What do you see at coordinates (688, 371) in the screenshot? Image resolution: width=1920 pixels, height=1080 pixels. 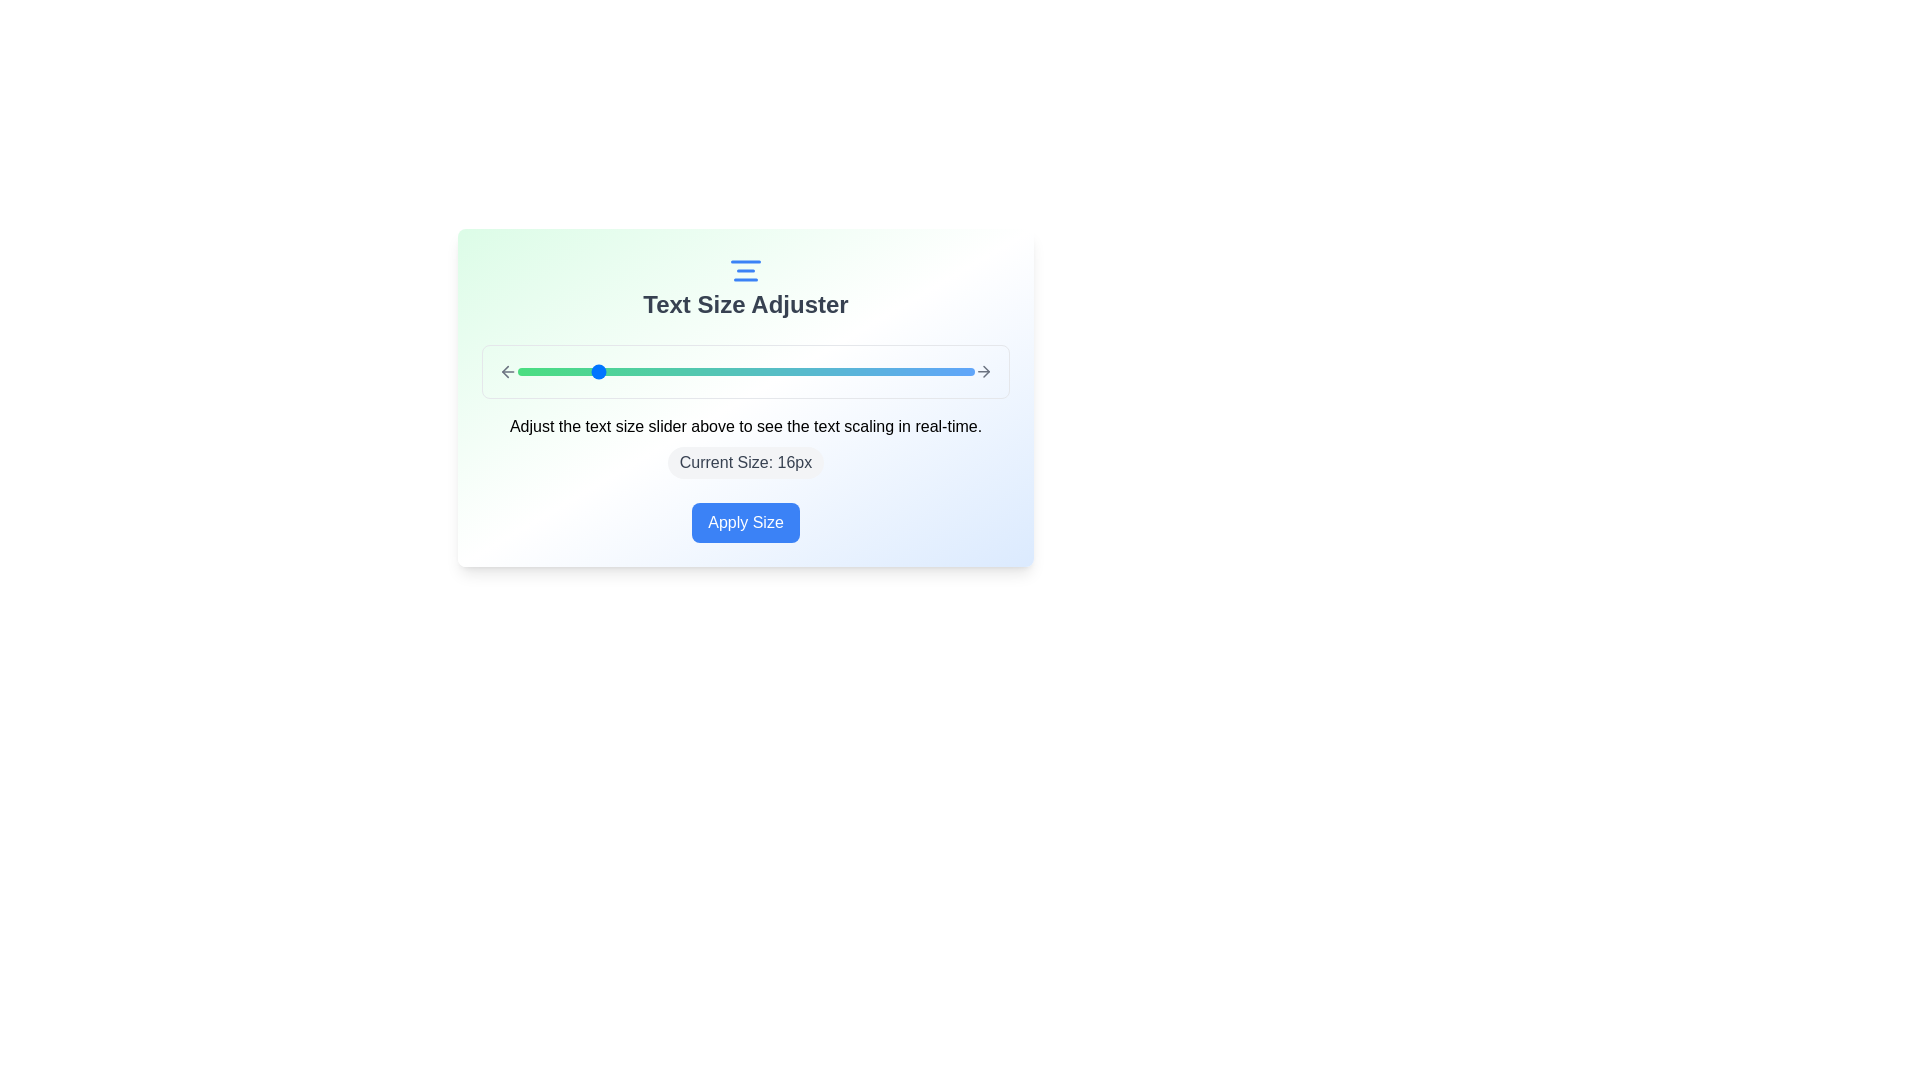 I see `the text size slider to set the text size to 21px` at bounding box center [688, 371].